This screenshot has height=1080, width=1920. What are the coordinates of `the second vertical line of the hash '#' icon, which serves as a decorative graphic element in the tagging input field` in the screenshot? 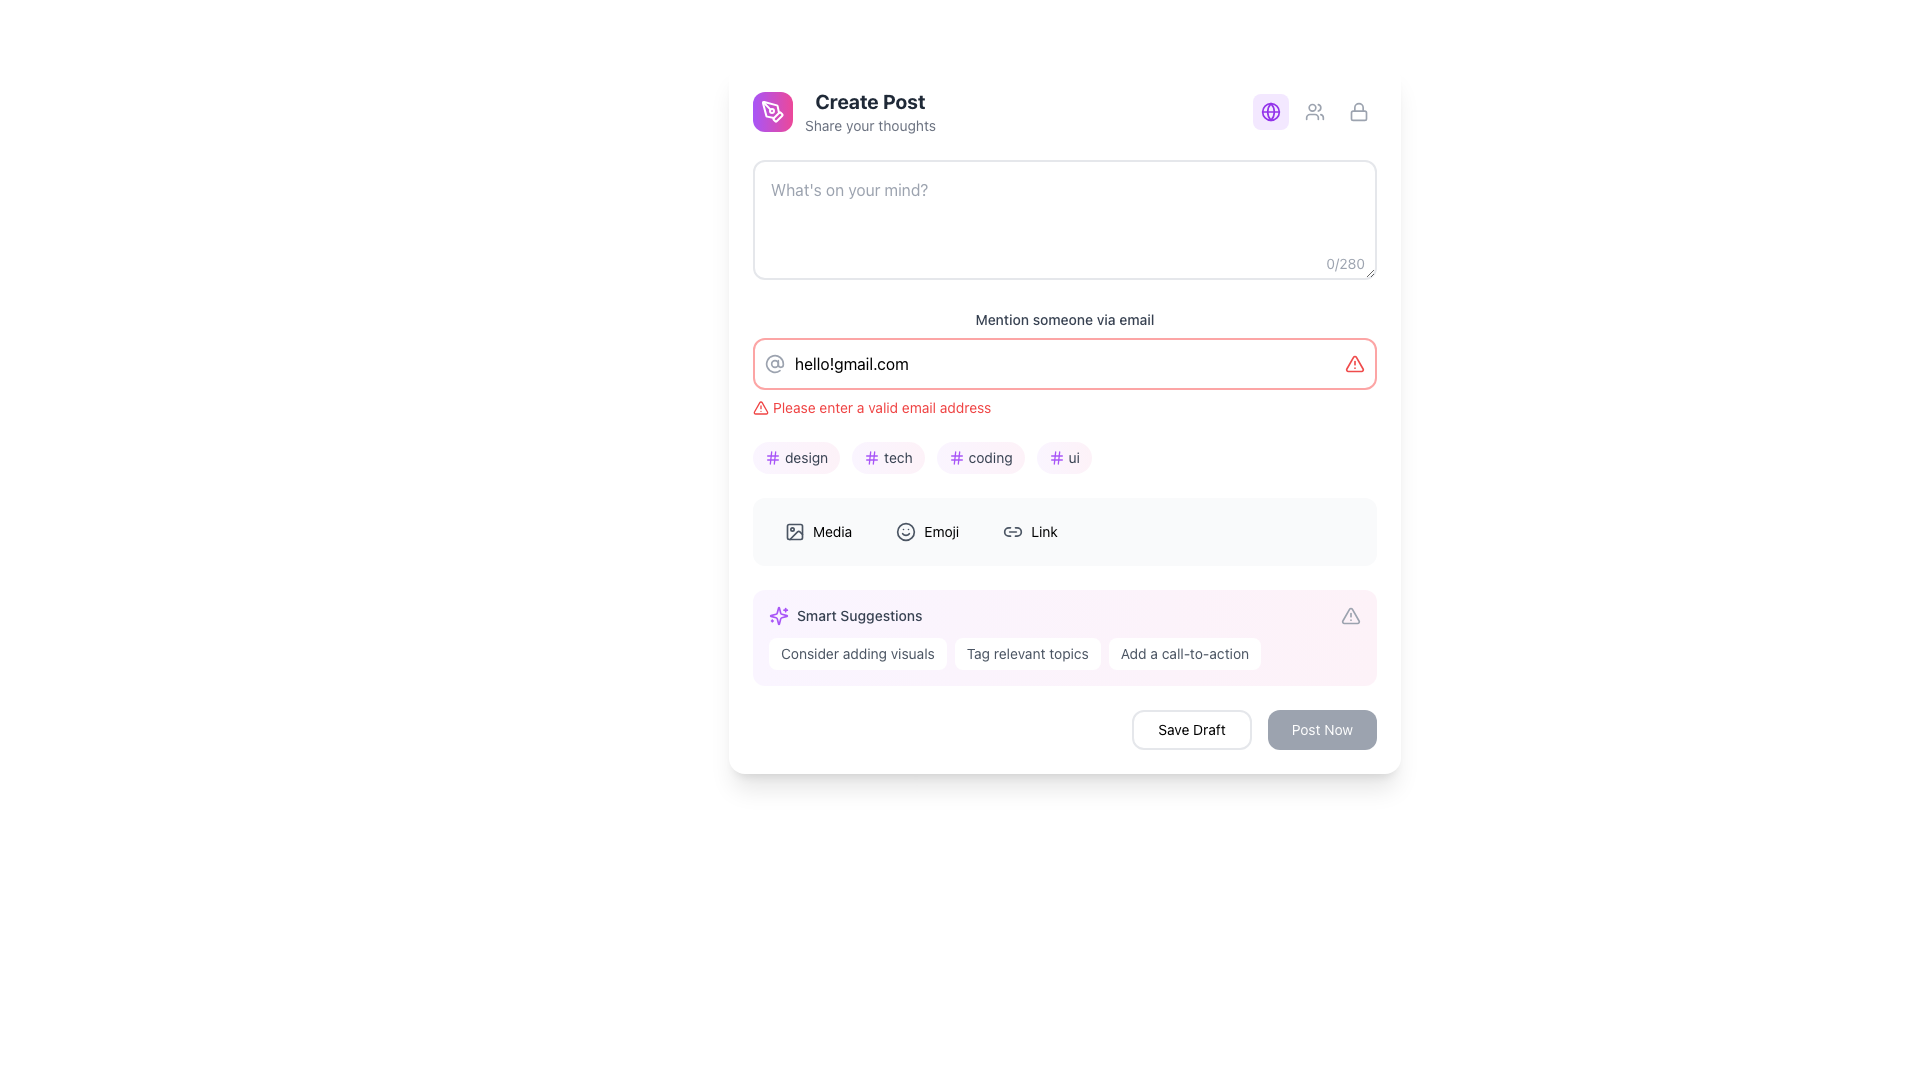 It's located at (1057, 458).